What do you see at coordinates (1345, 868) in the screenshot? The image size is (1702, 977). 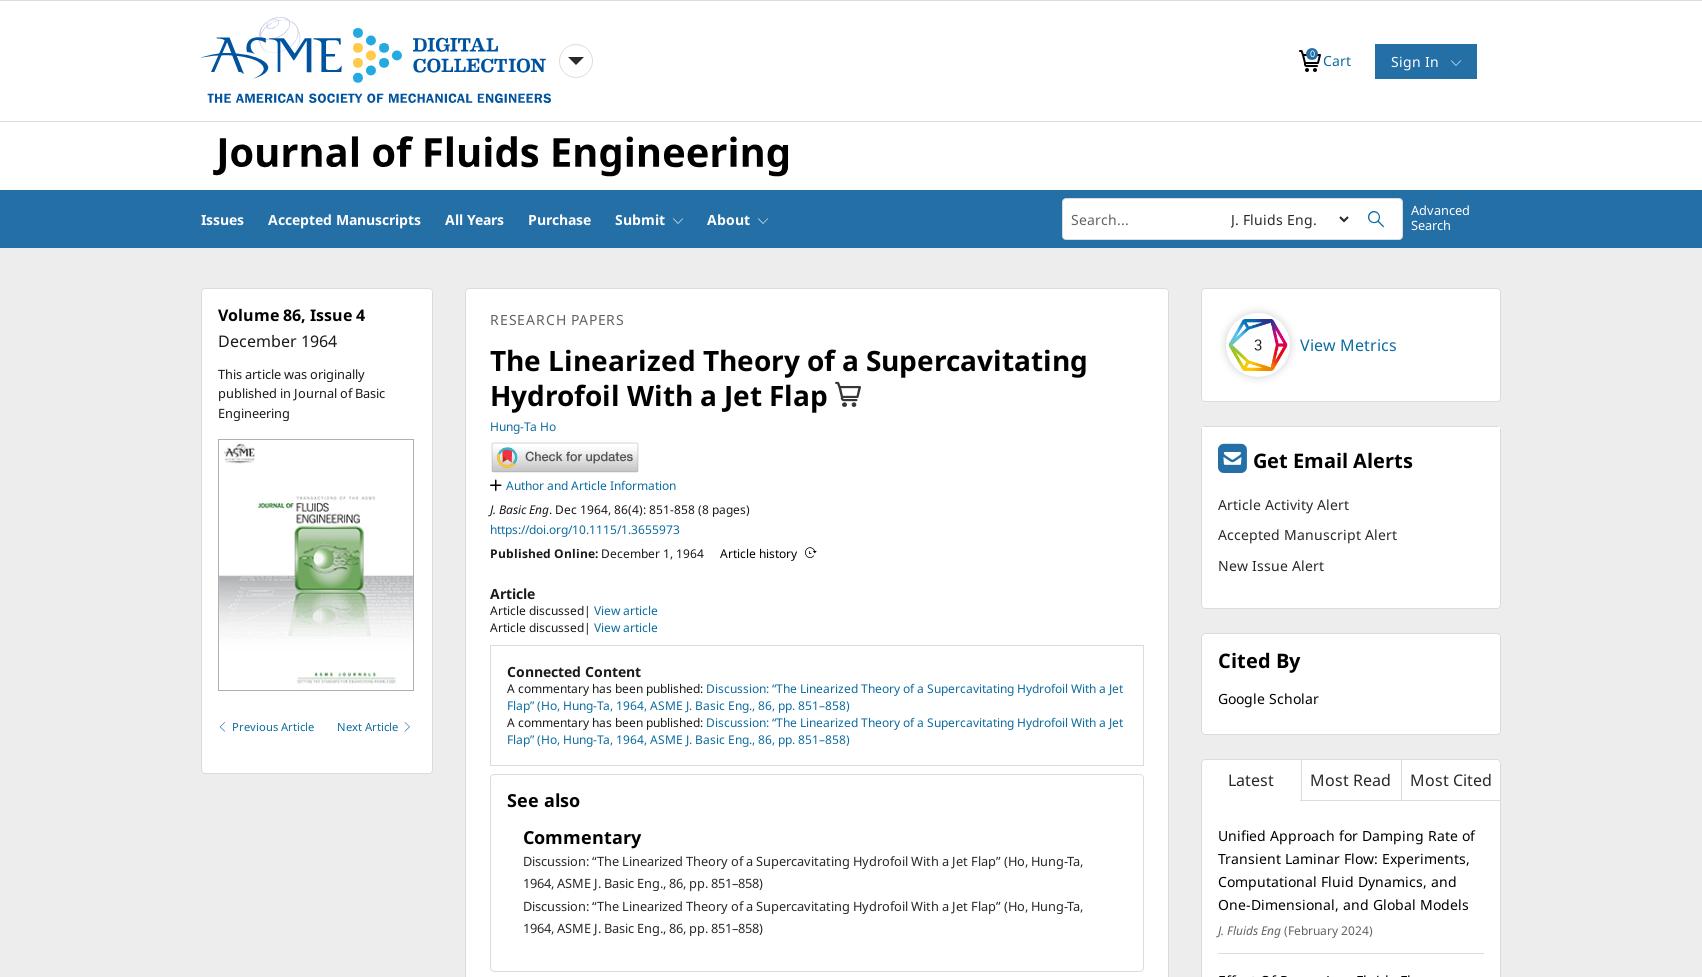 I see `'Unified Approach for Damping Rate of Transient Laminar Flow: Experiments, Computational Fluid Dynamics, and One-Dimensional, and Global Models'` at bounding box center [1345, 868].